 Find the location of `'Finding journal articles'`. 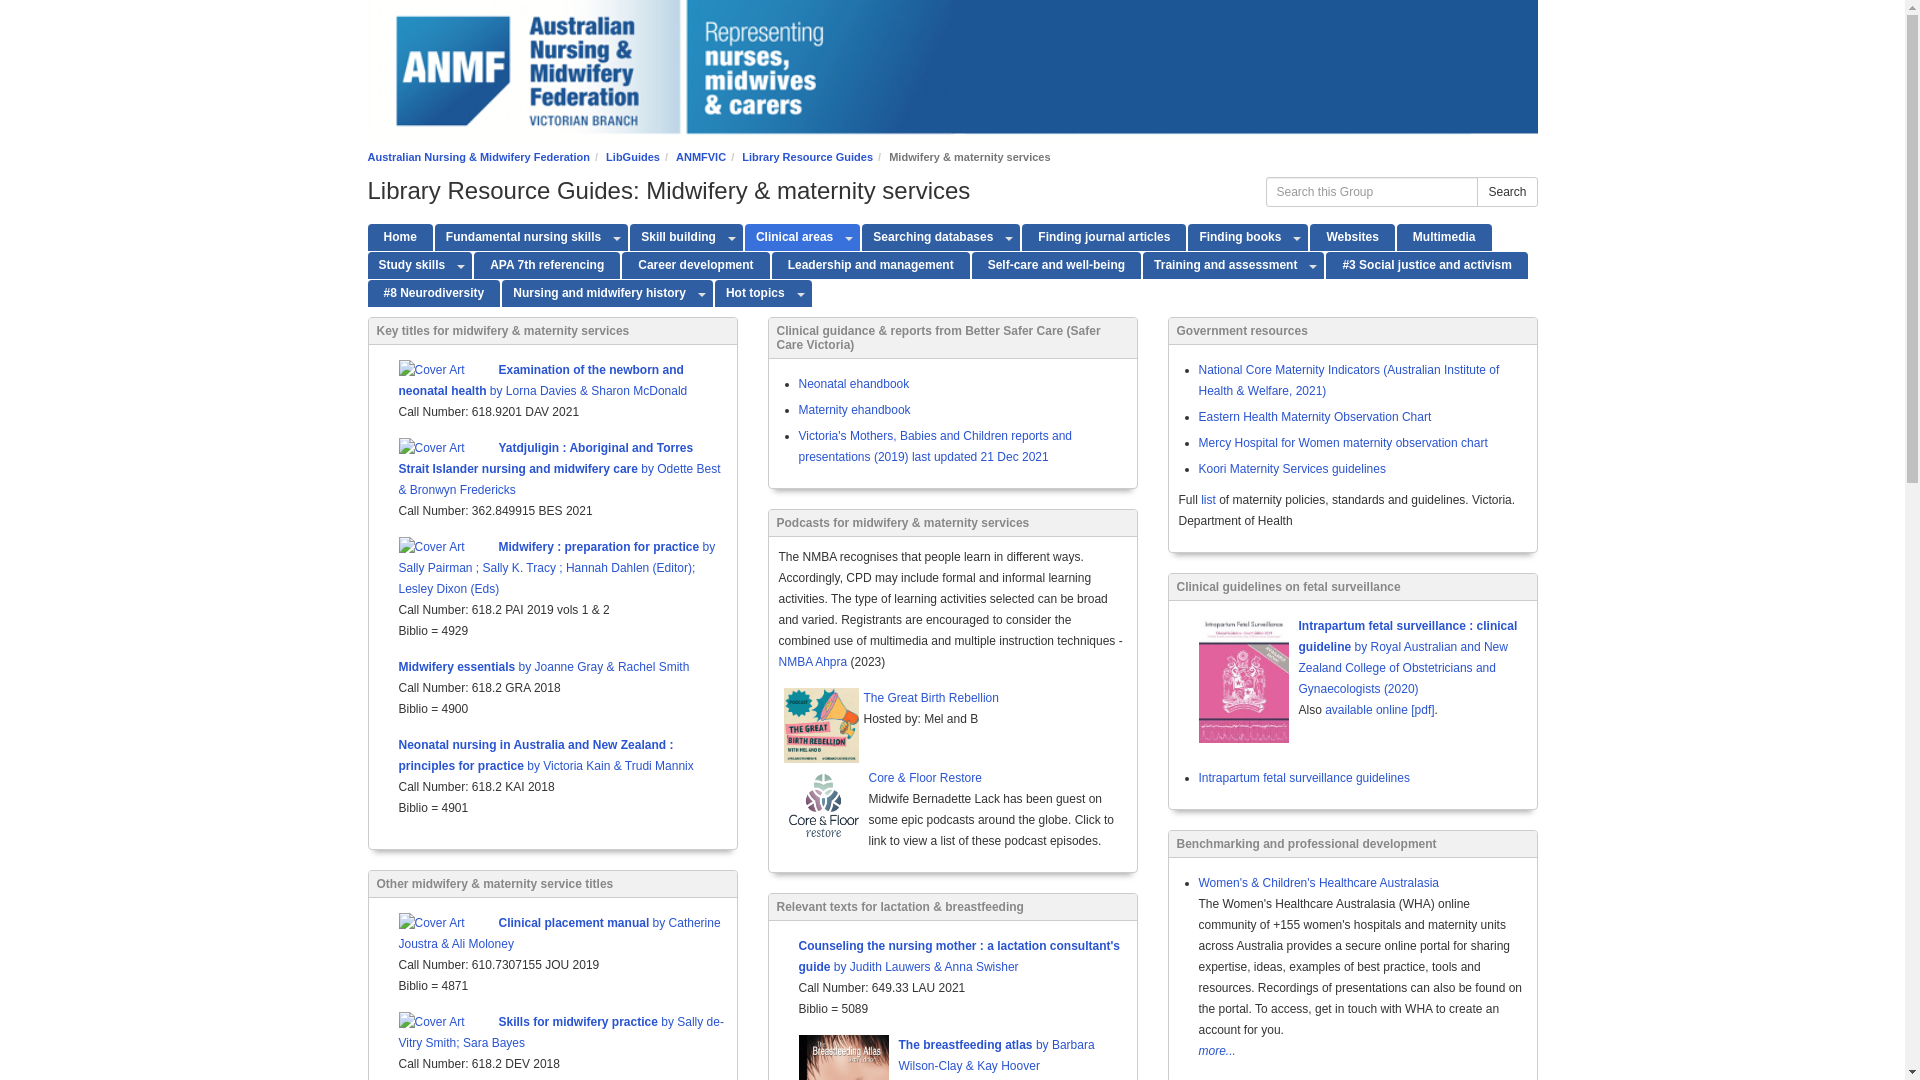

'Finding journal articles' is located at coordinates (1103, 236).